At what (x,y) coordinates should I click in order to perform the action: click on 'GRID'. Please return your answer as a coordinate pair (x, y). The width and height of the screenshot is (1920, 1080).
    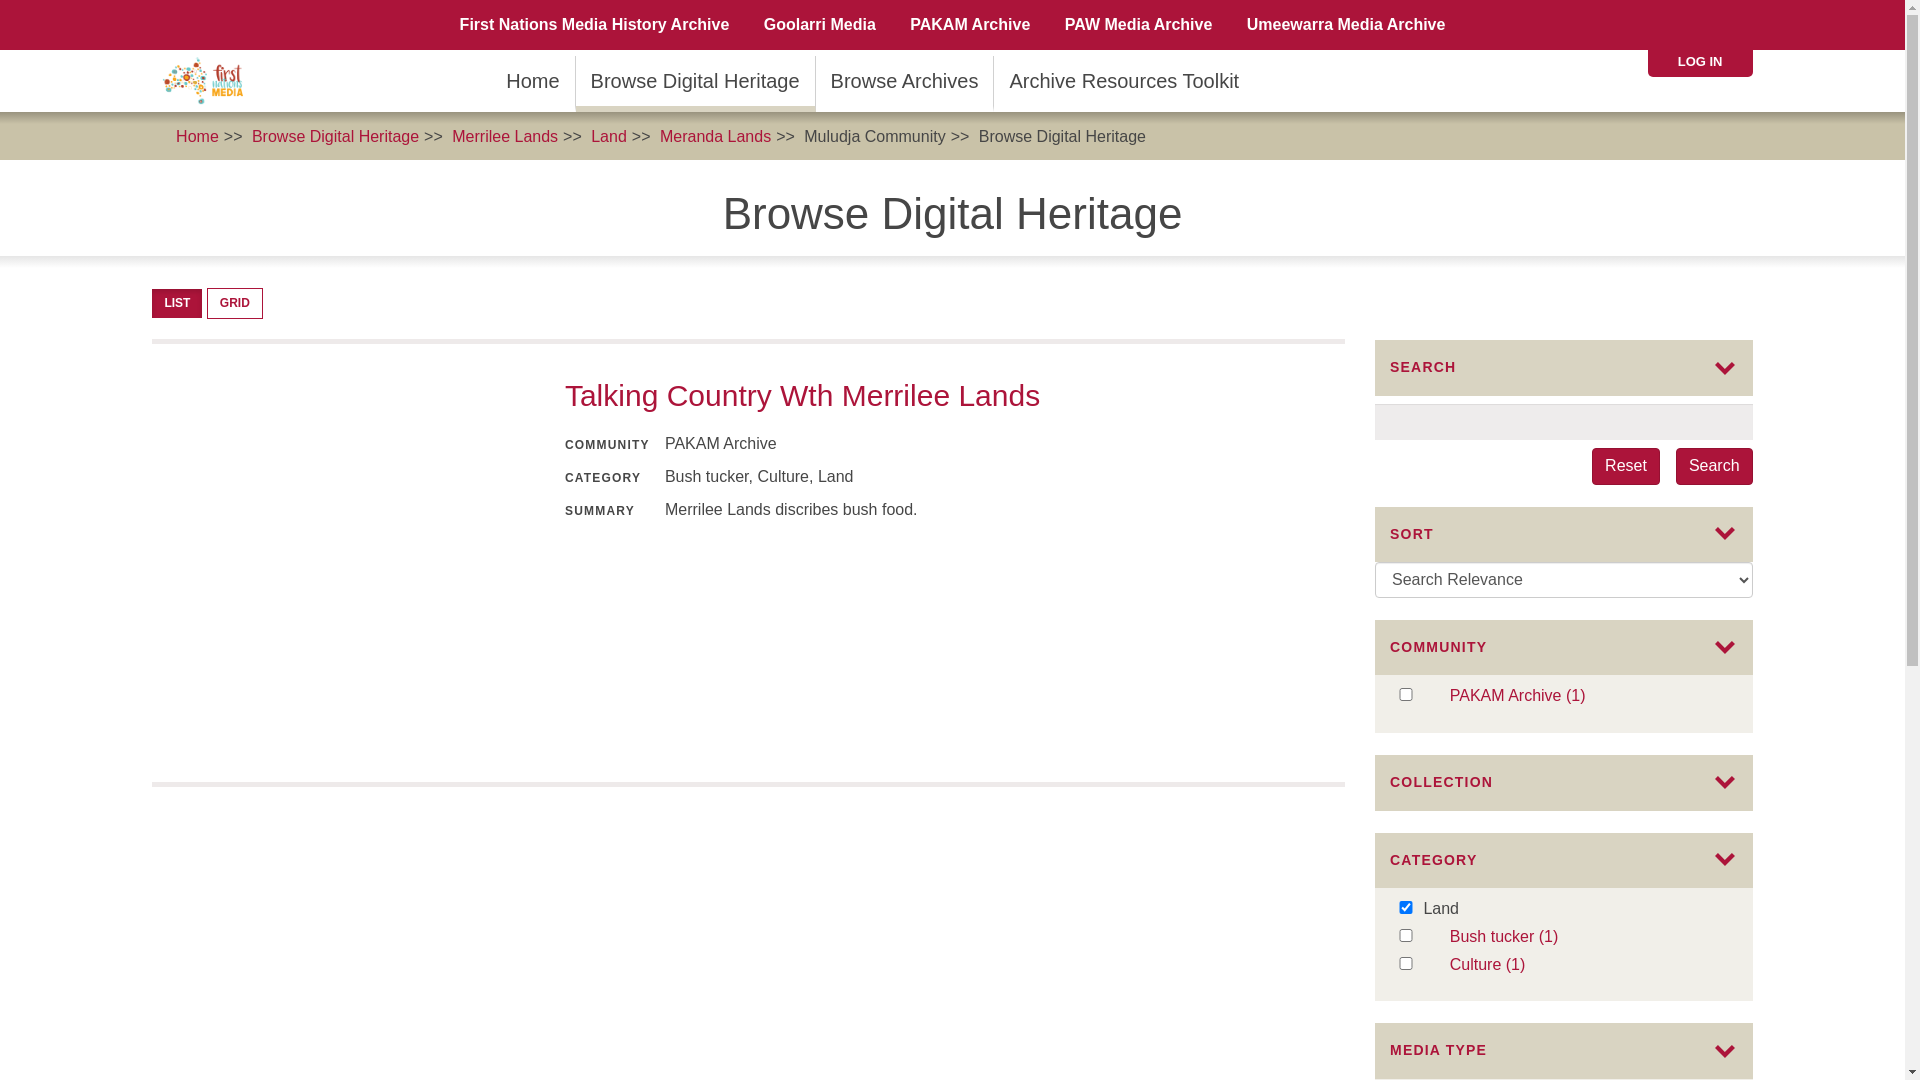
    Looking at the image, I should click on (235, 303).